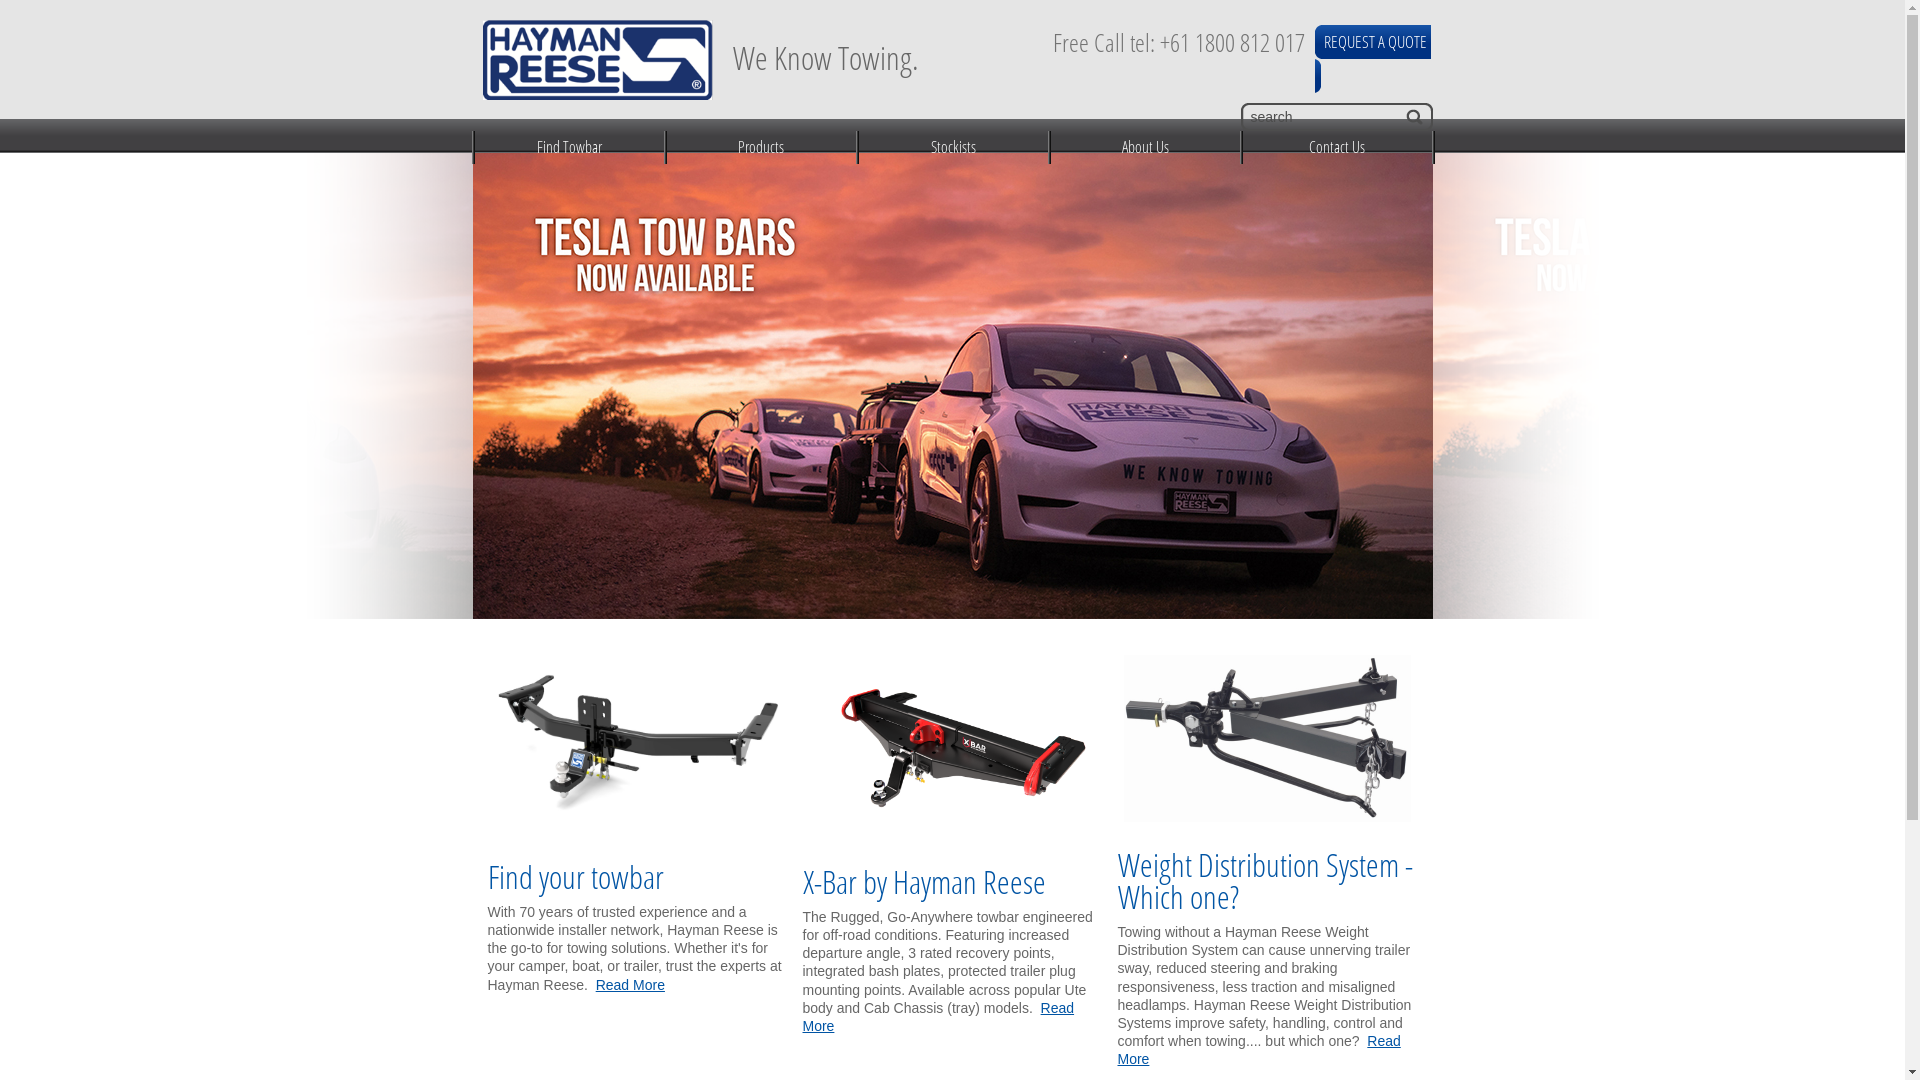 The image size is (1920, 1080). I want to click on 'REQUEST A QUOTE', so click(1324, 41).